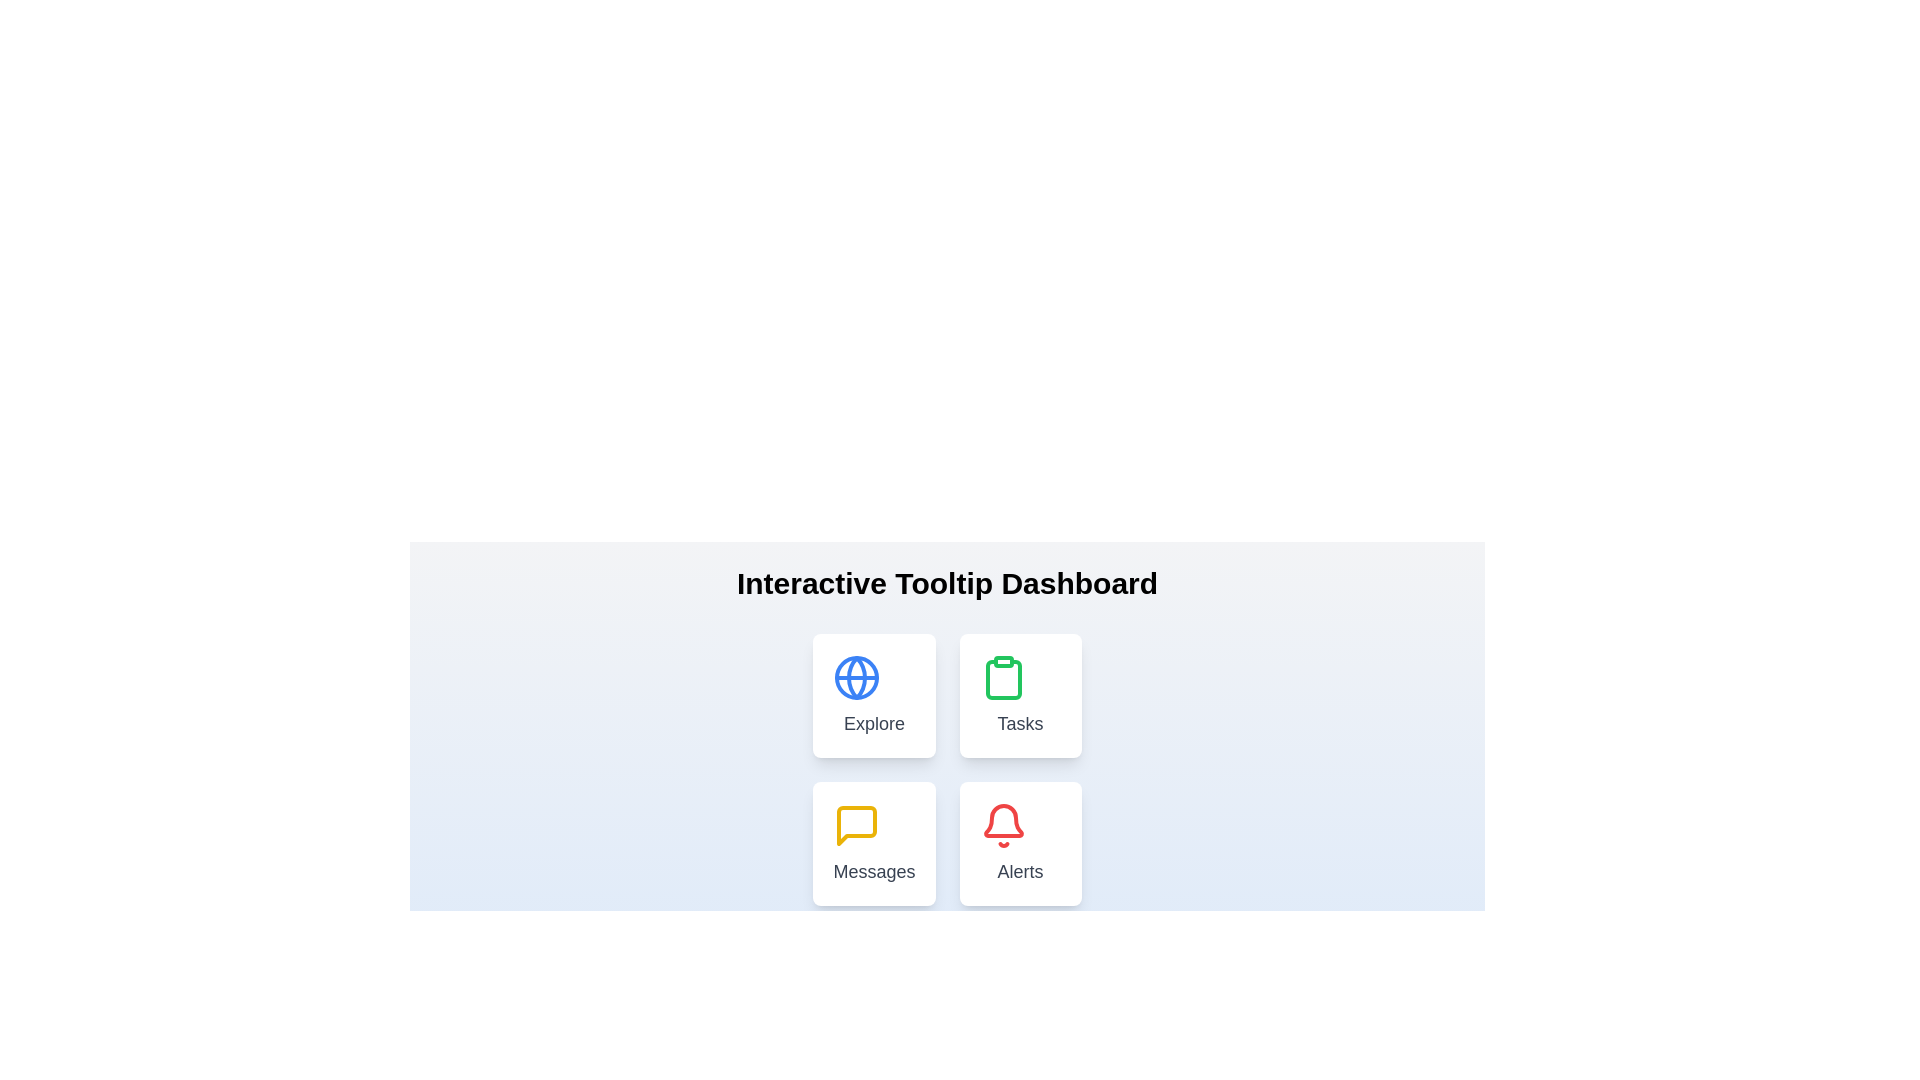 This screenshot has width=1920, height=1080. I want to click on the globe icon with a blue outline located in the top-left corner of the grid to initiate an explore-related action, so click(857, 677).